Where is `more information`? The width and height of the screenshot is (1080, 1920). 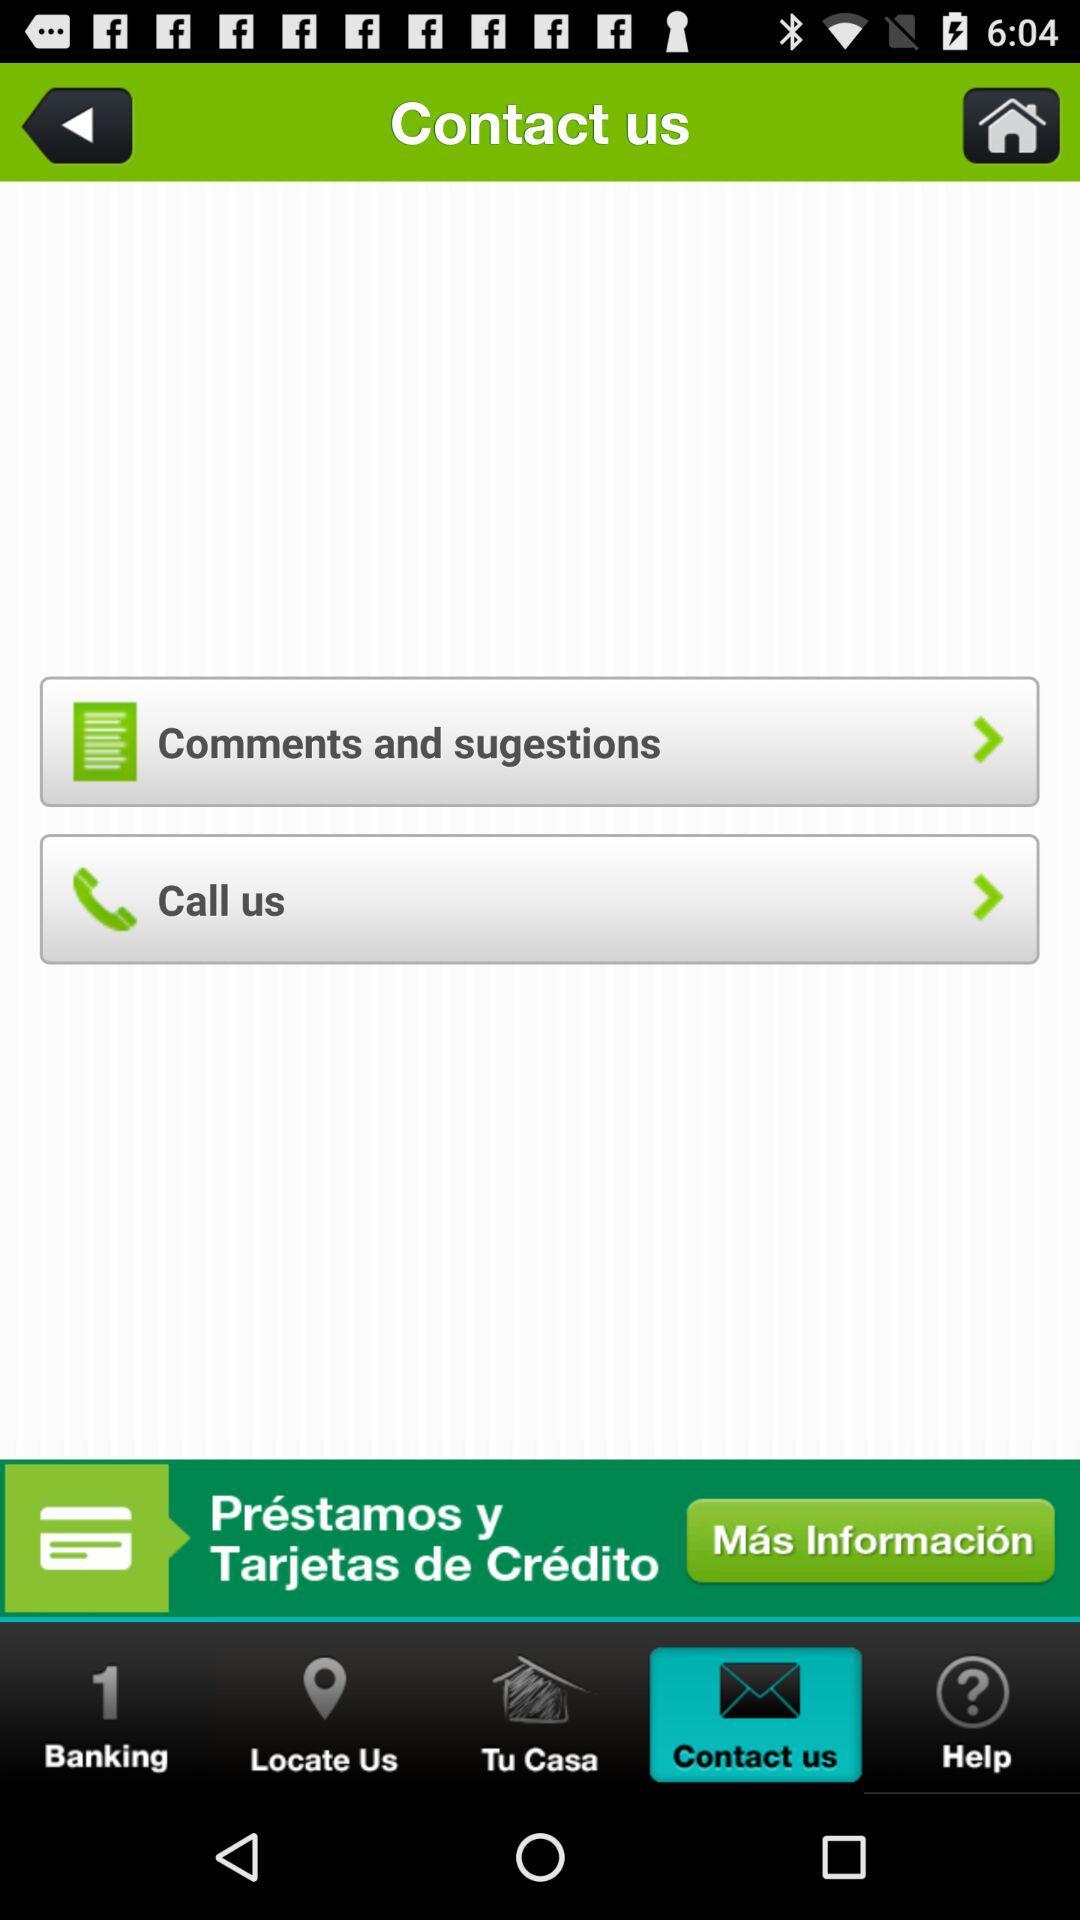 more information is located at coordinates (540, 1537).